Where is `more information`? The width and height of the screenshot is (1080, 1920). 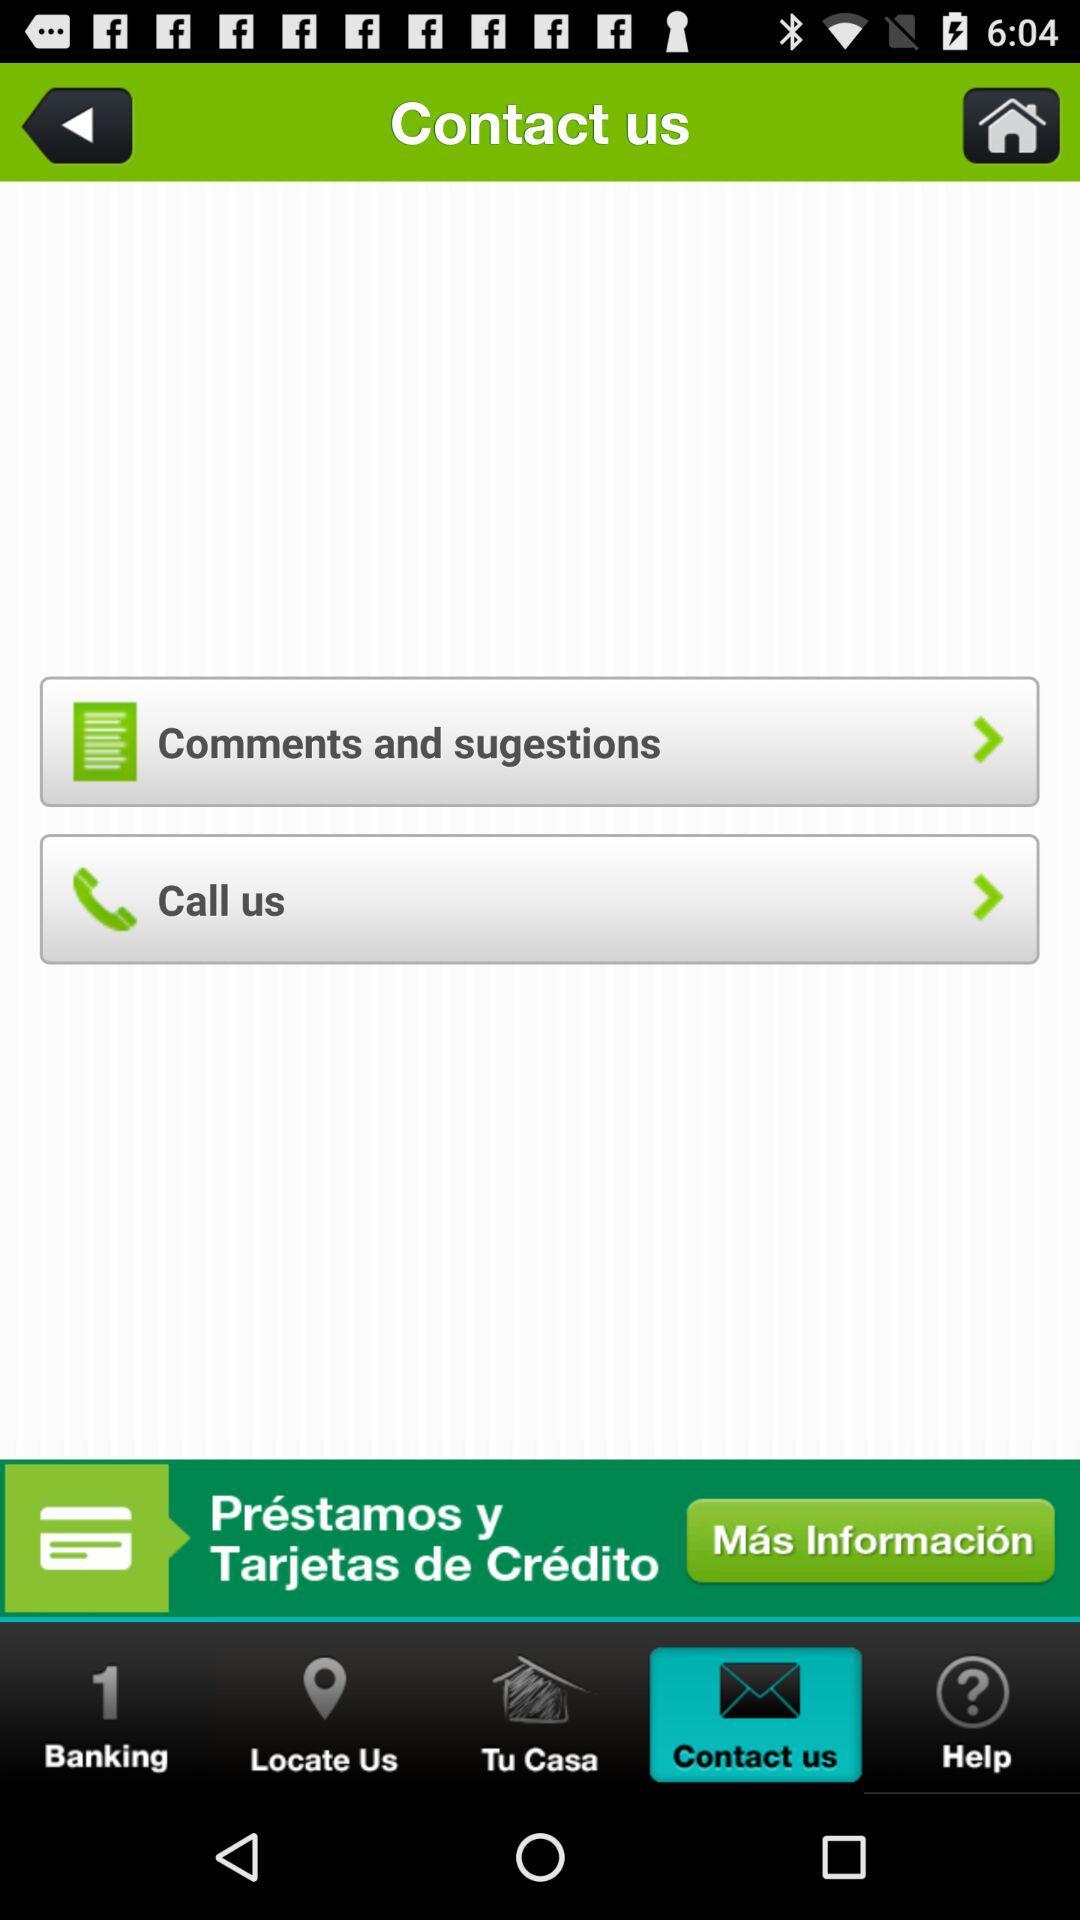 more information is located at coordinates (540, 1537).